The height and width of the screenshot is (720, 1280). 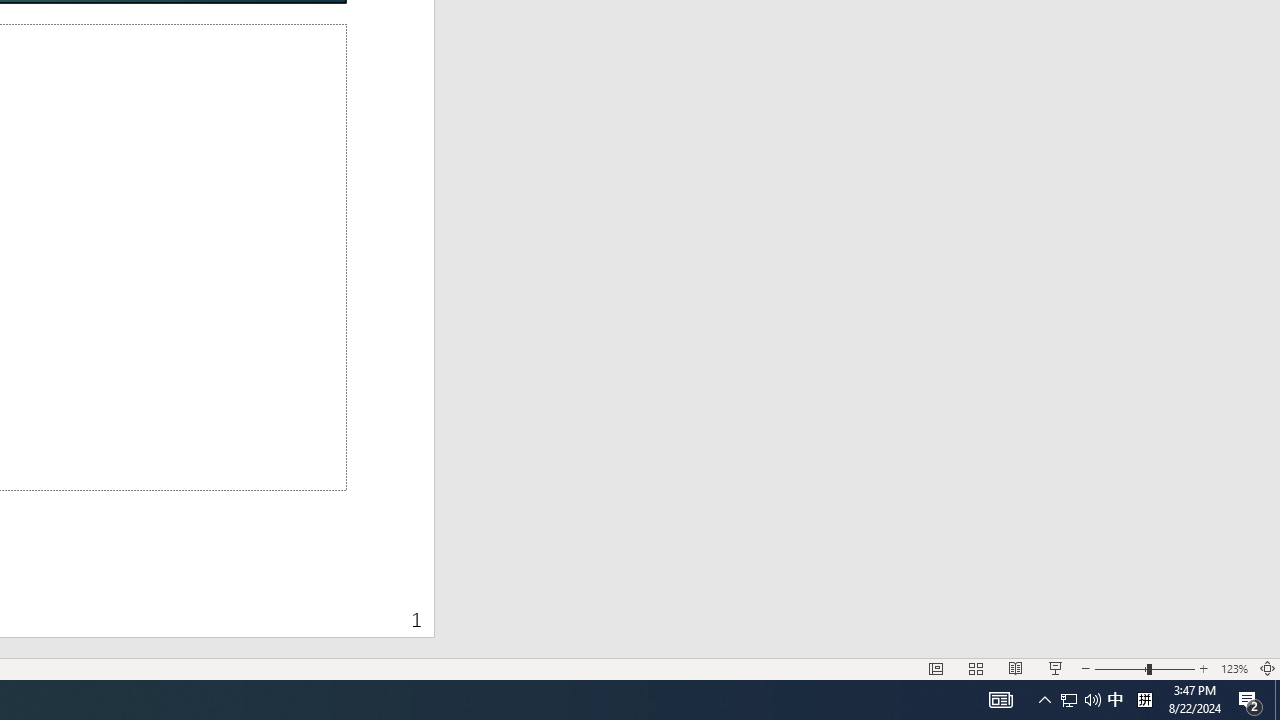 What do you see at coordinates (935, 669) in the screenshot?
I see `'Normal'` at bounding box center [935, 669].